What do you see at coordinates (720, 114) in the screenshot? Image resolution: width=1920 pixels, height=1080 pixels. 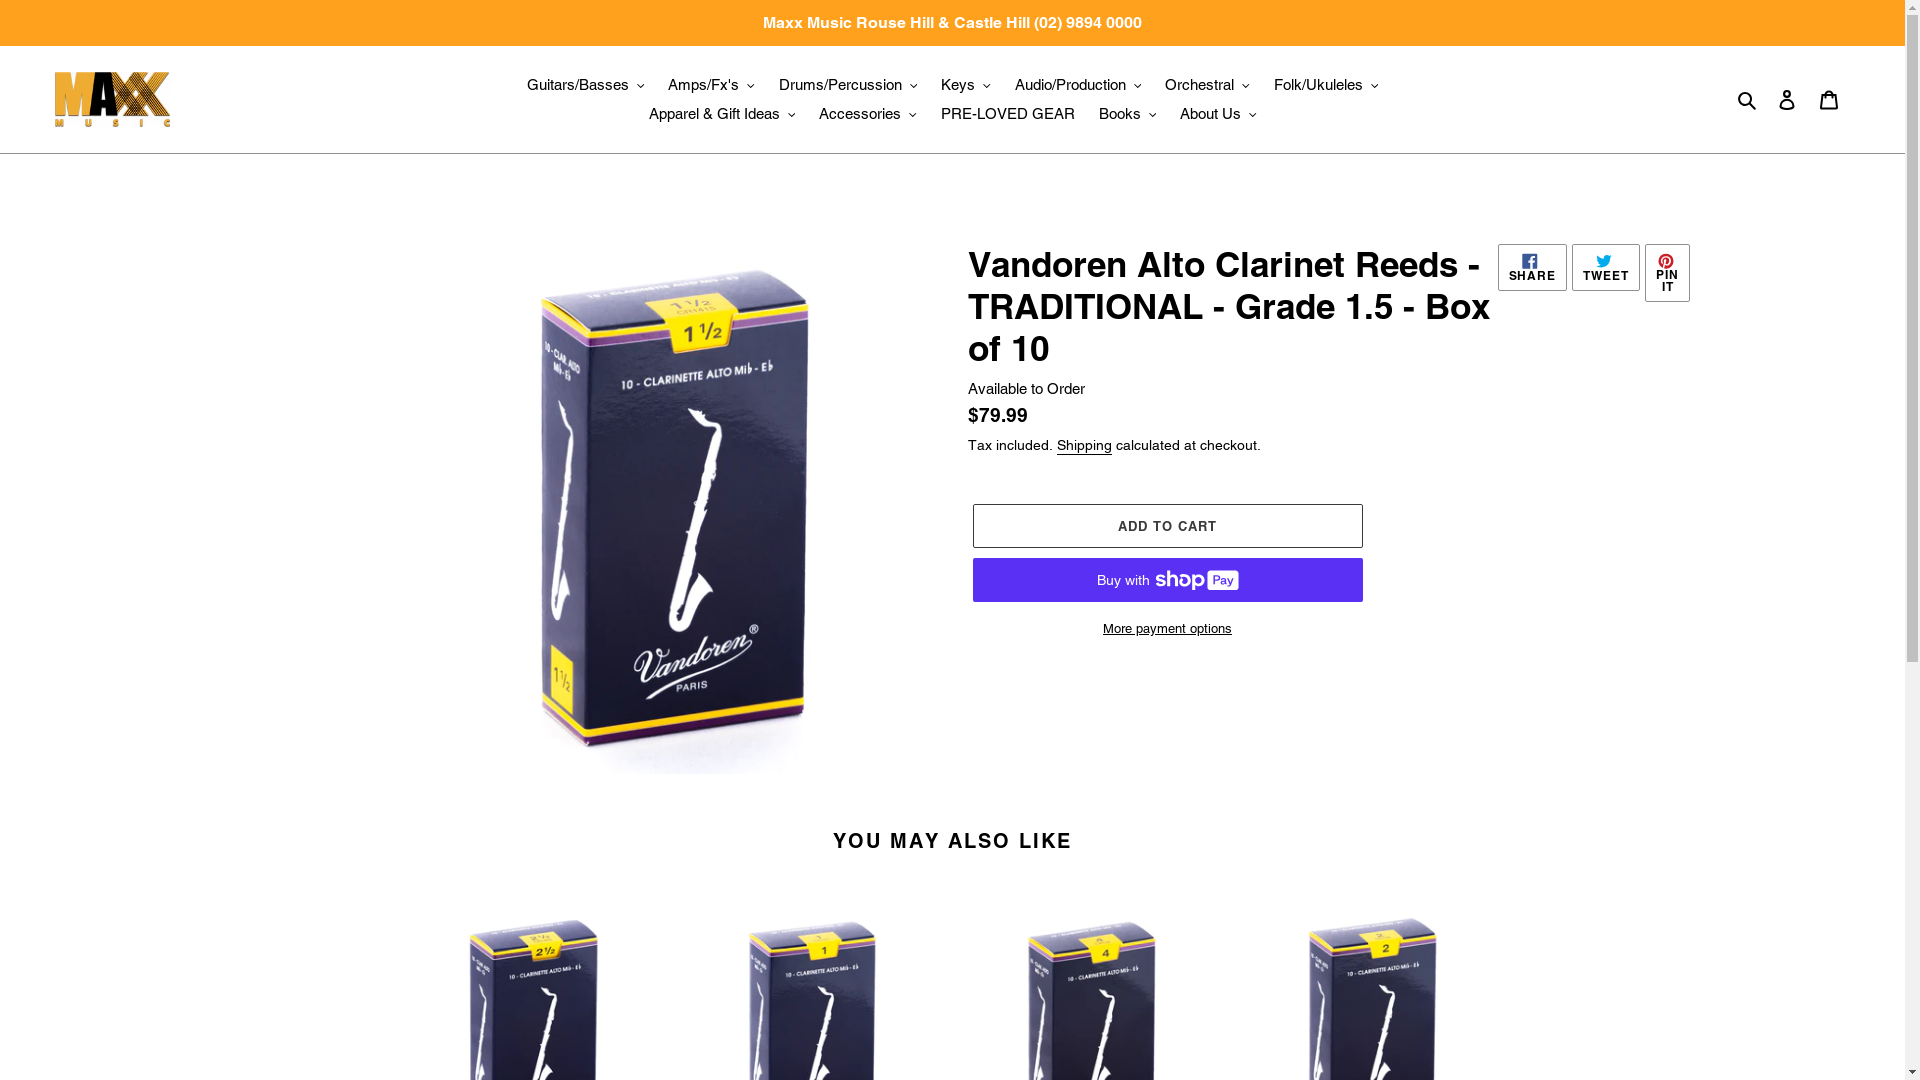 I see `'Apparel & Gift Ideas'` at bounding box center [720, 114].